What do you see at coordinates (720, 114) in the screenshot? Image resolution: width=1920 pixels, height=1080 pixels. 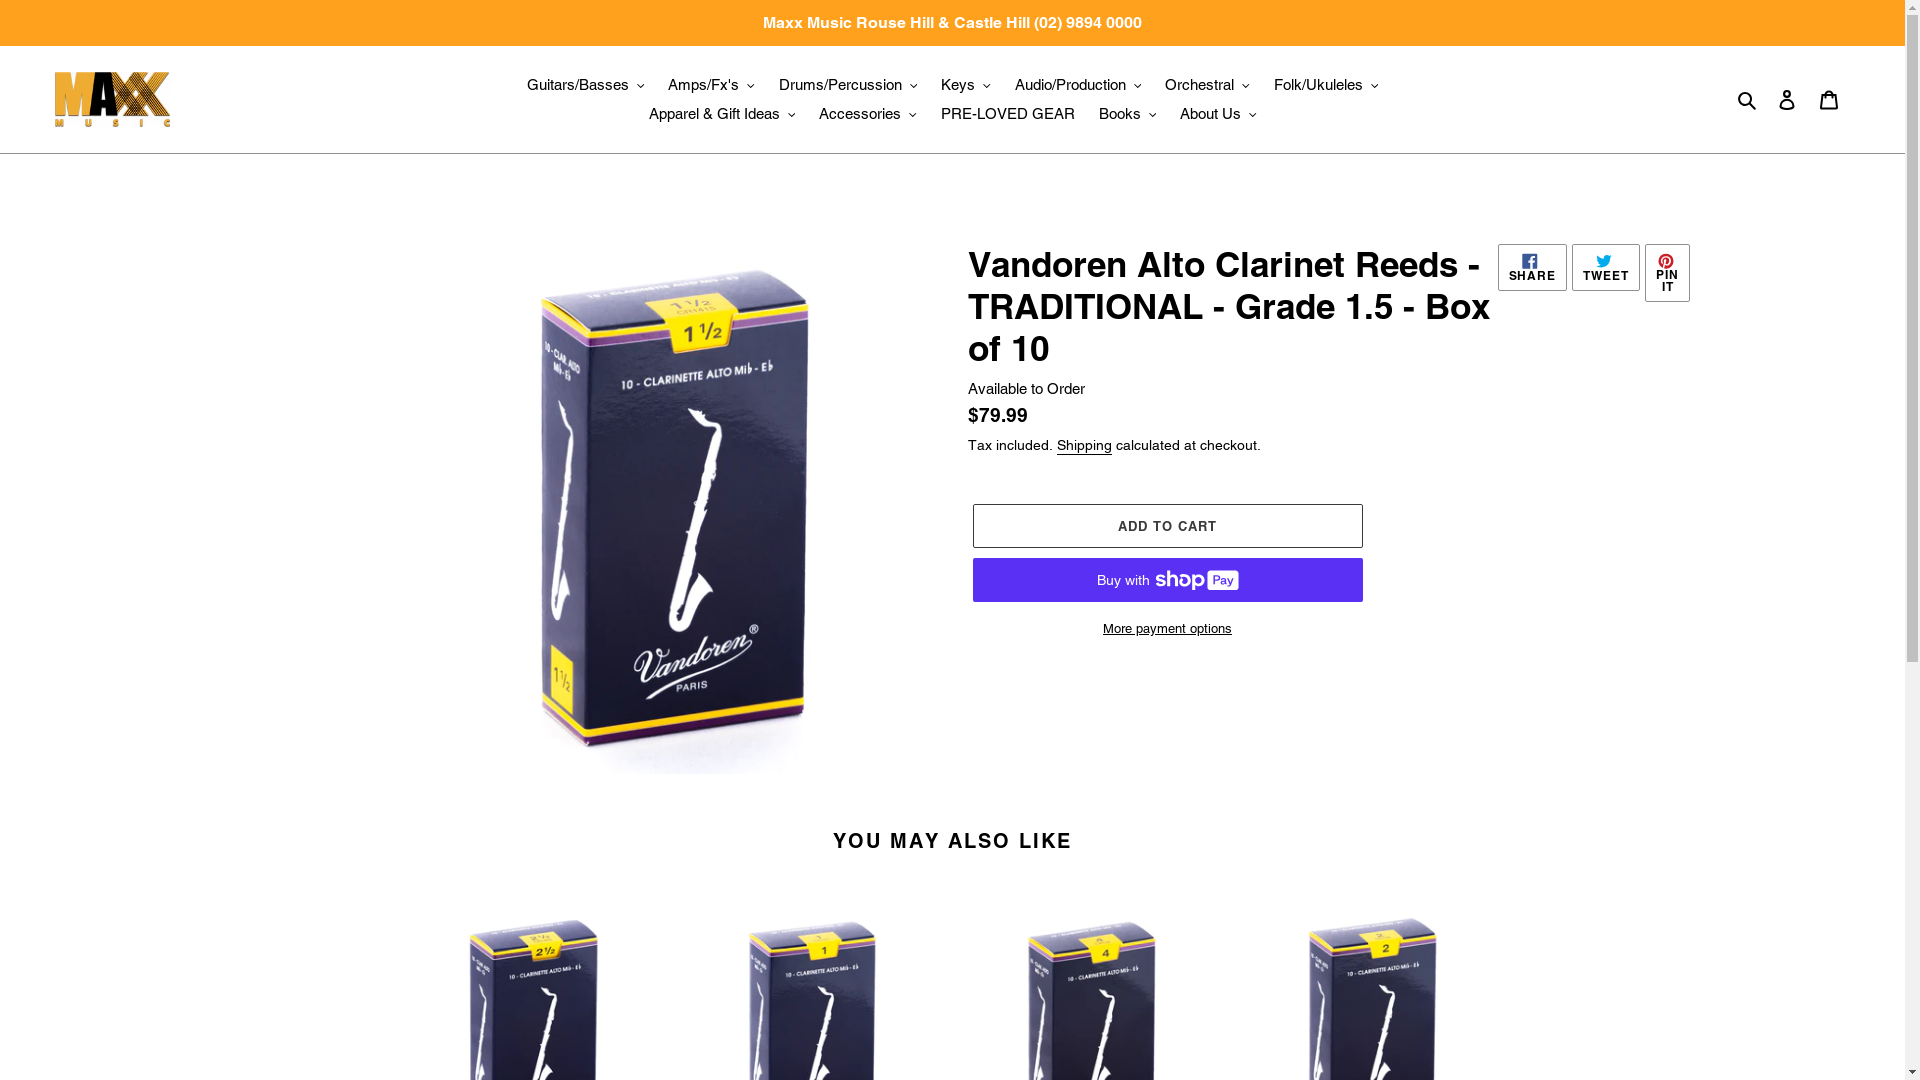 I see `'Apparel & Gift Ideas'` at bounding box center [720, 114].